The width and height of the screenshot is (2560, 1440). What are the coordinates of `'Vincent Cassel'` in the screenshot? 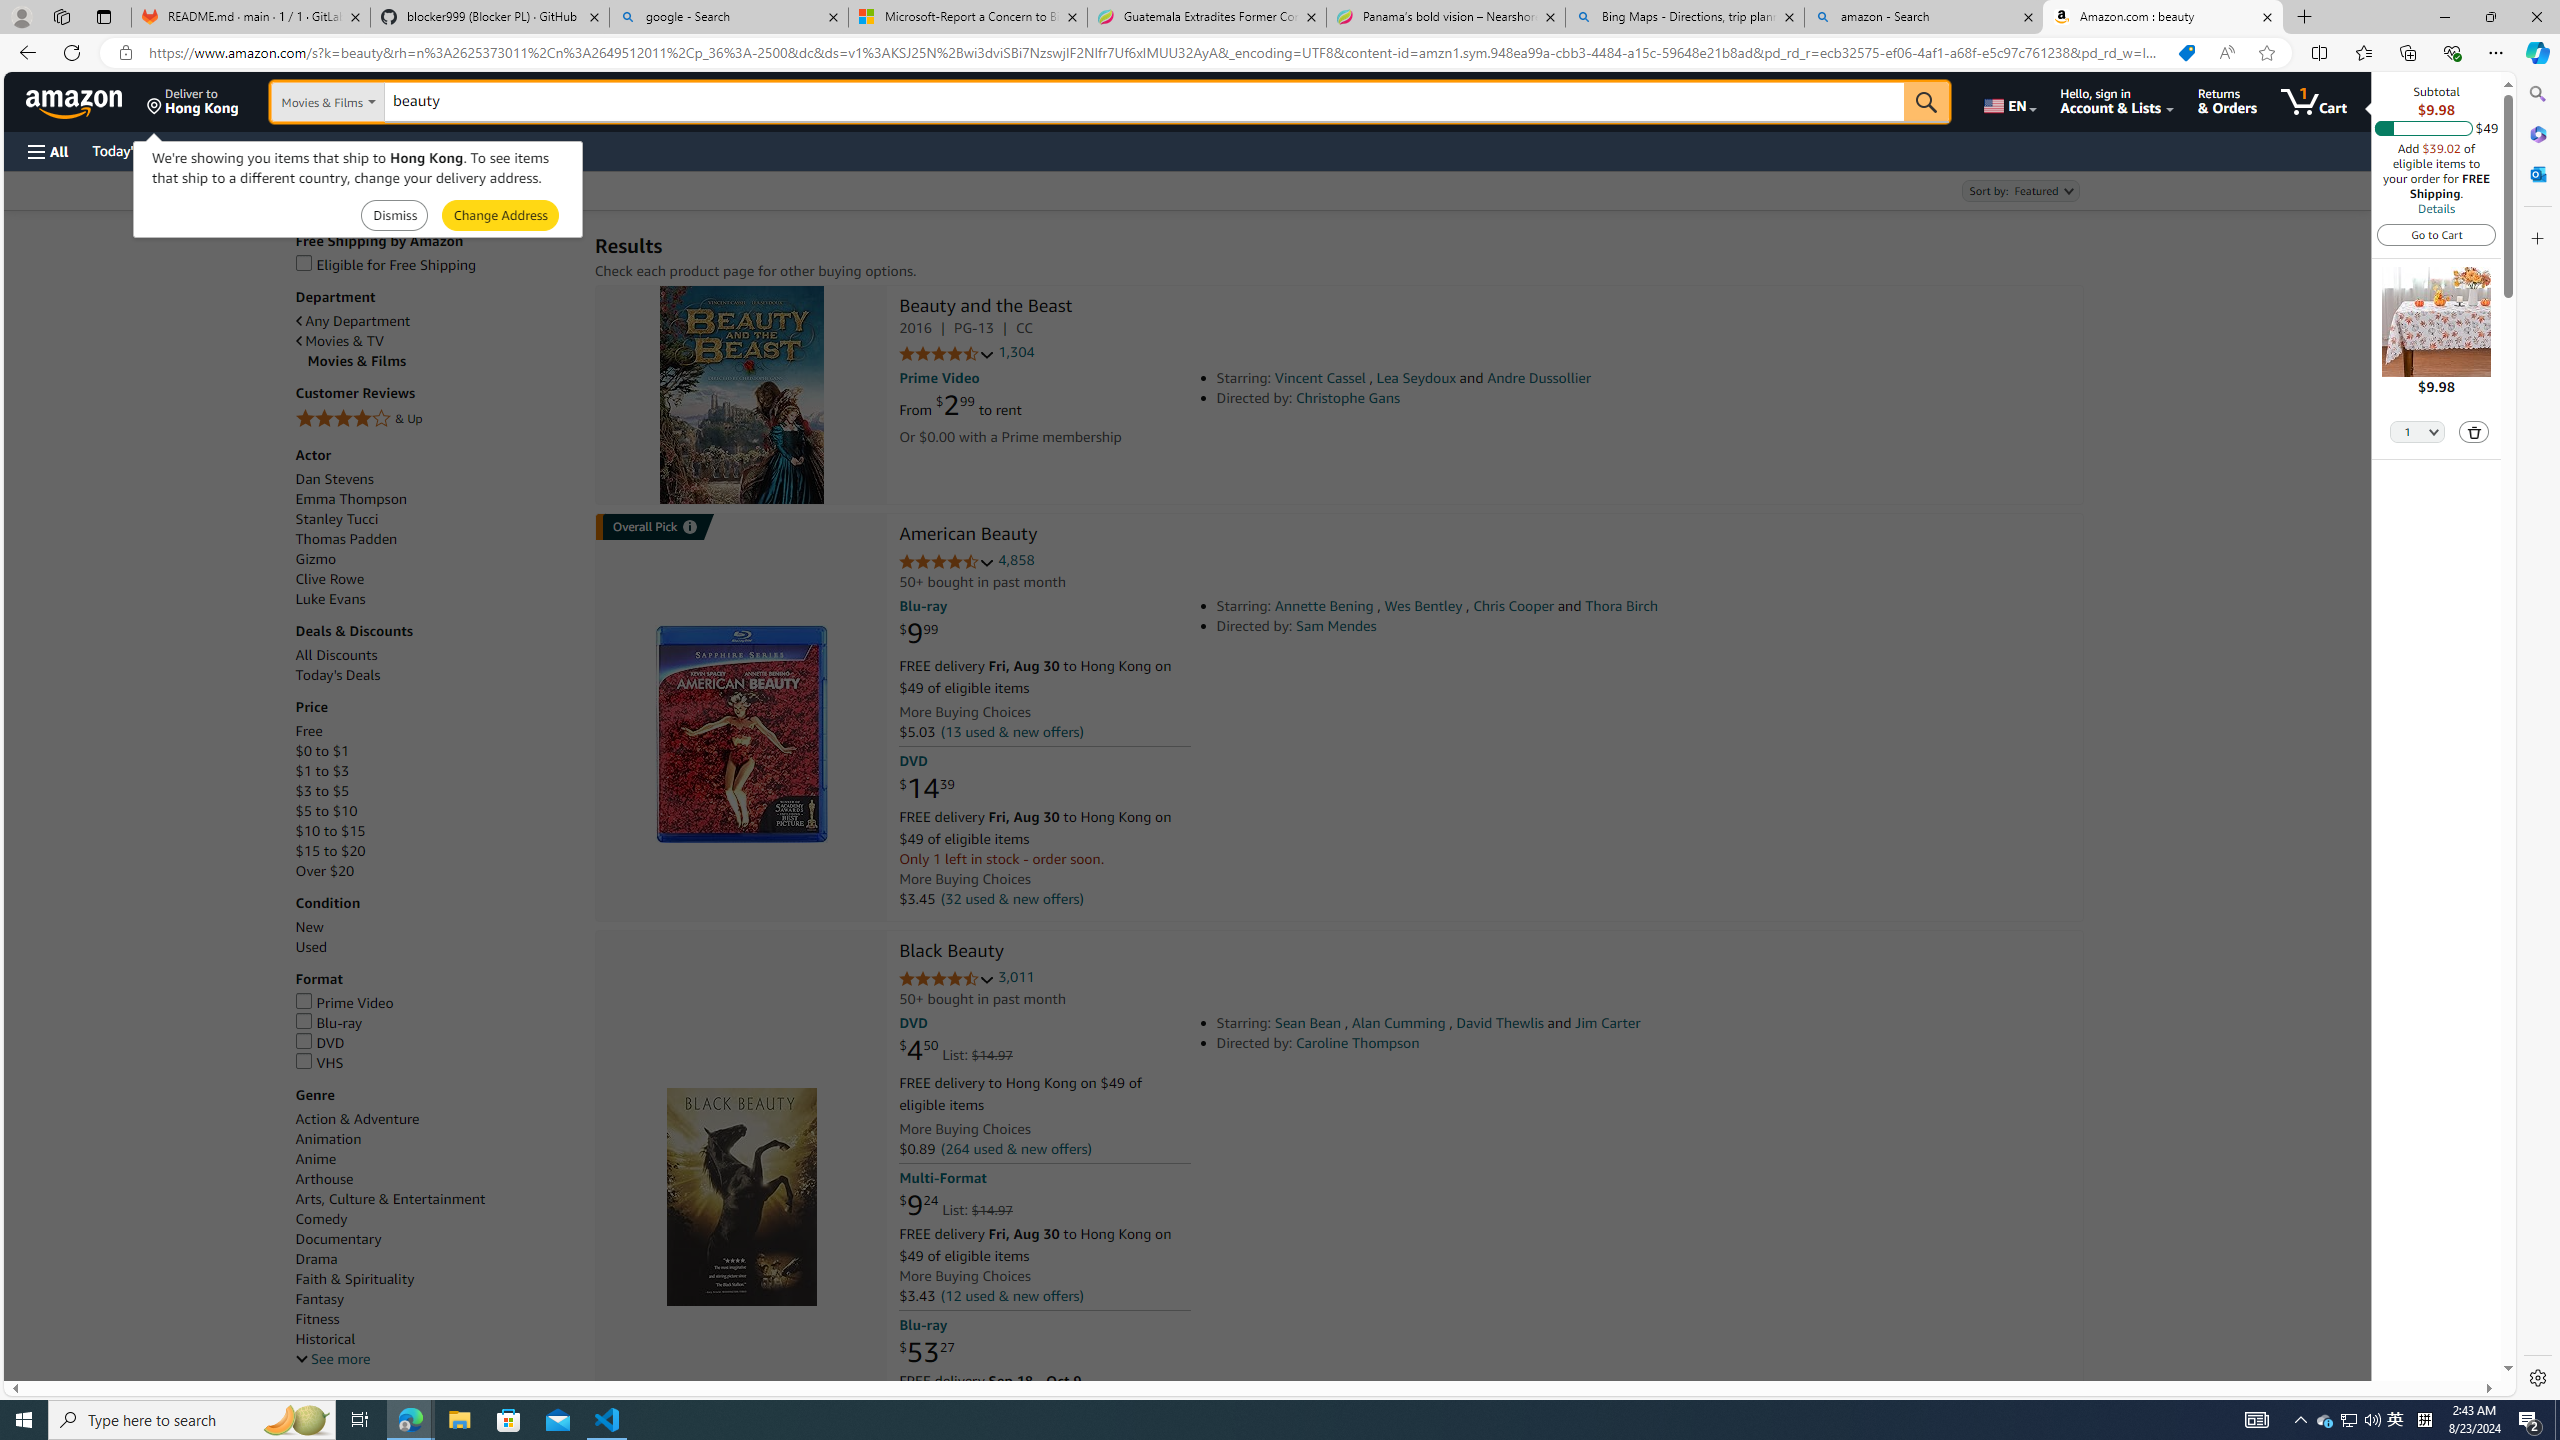 It's located at (1320, 378).